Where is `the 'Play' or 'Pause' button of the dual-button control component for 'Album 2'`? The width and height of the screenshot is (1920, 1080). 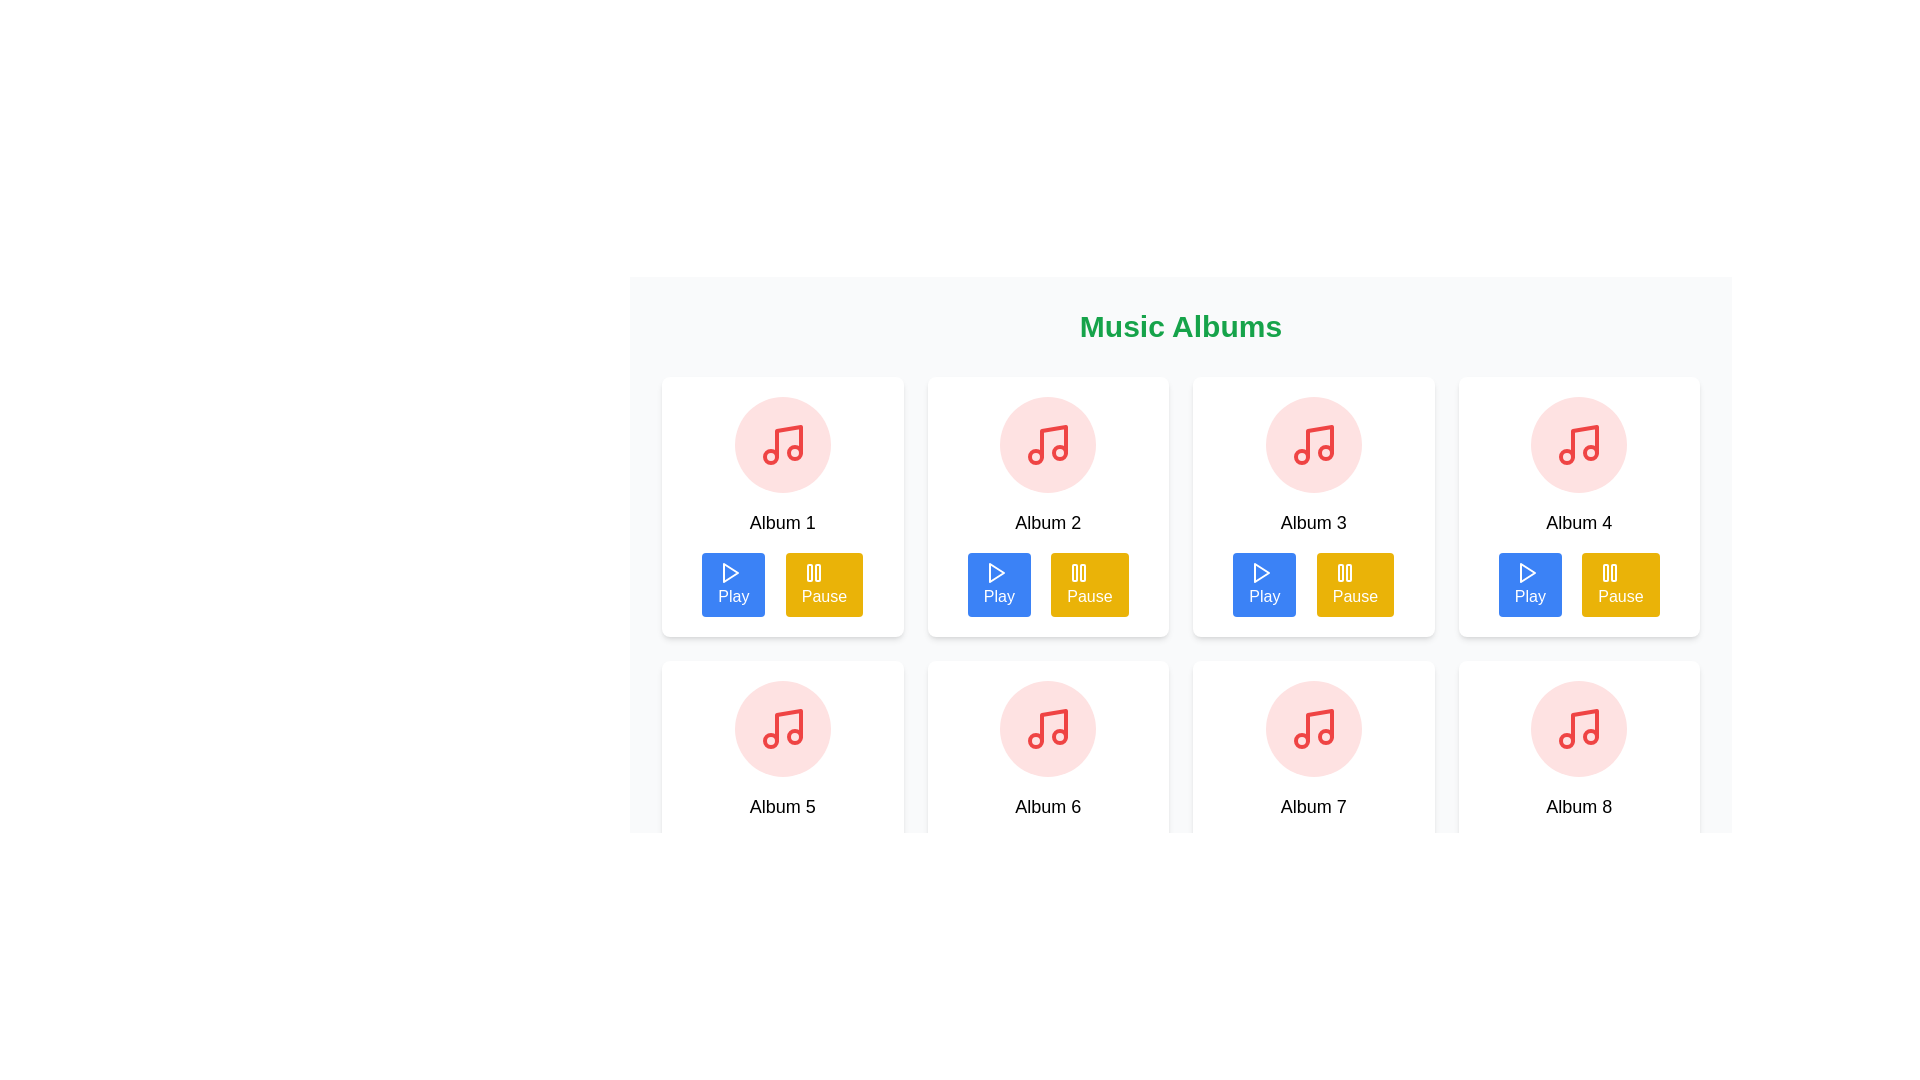
the 'Play' or 'Pause' button of the dual-button control component for 'Album 2' is located at coordinates (1047, 585).